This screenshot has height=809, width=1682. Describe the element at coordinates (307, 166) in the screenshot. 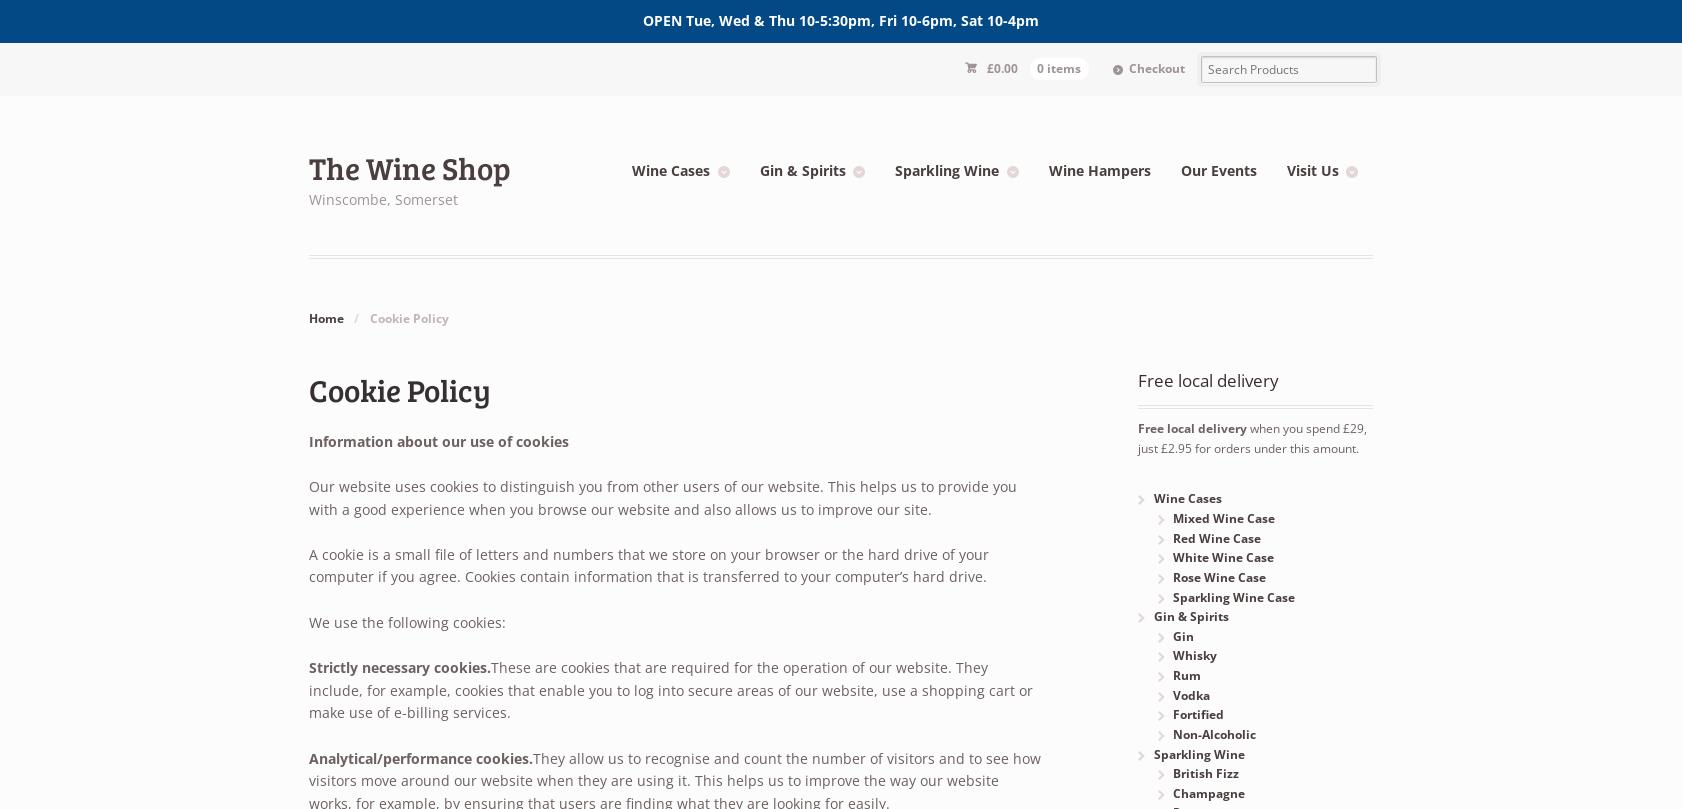

I see `'The Wine Shop'` at that location.